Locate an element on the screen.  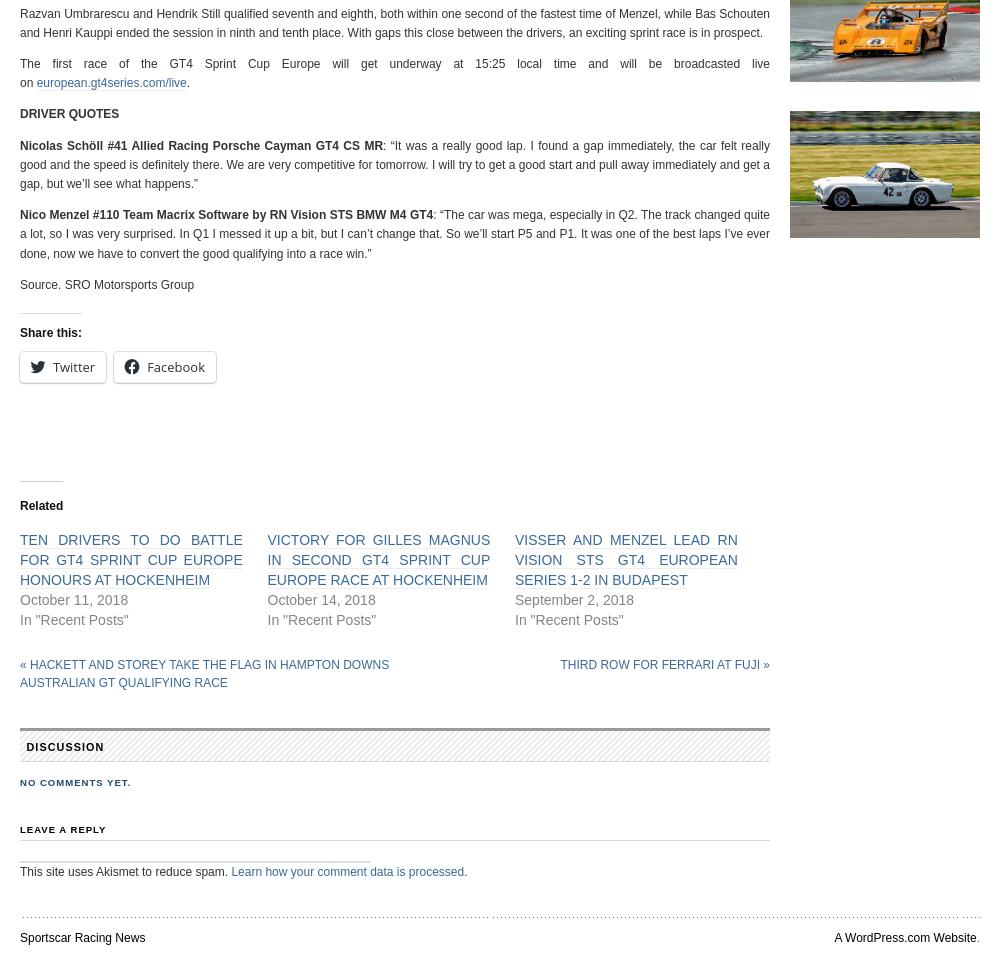
'The first race of the GT4 Sprint Cup Europe will get underway at 15:25 local time and will be broadcasted live on' is located at coordinates (395, 72).